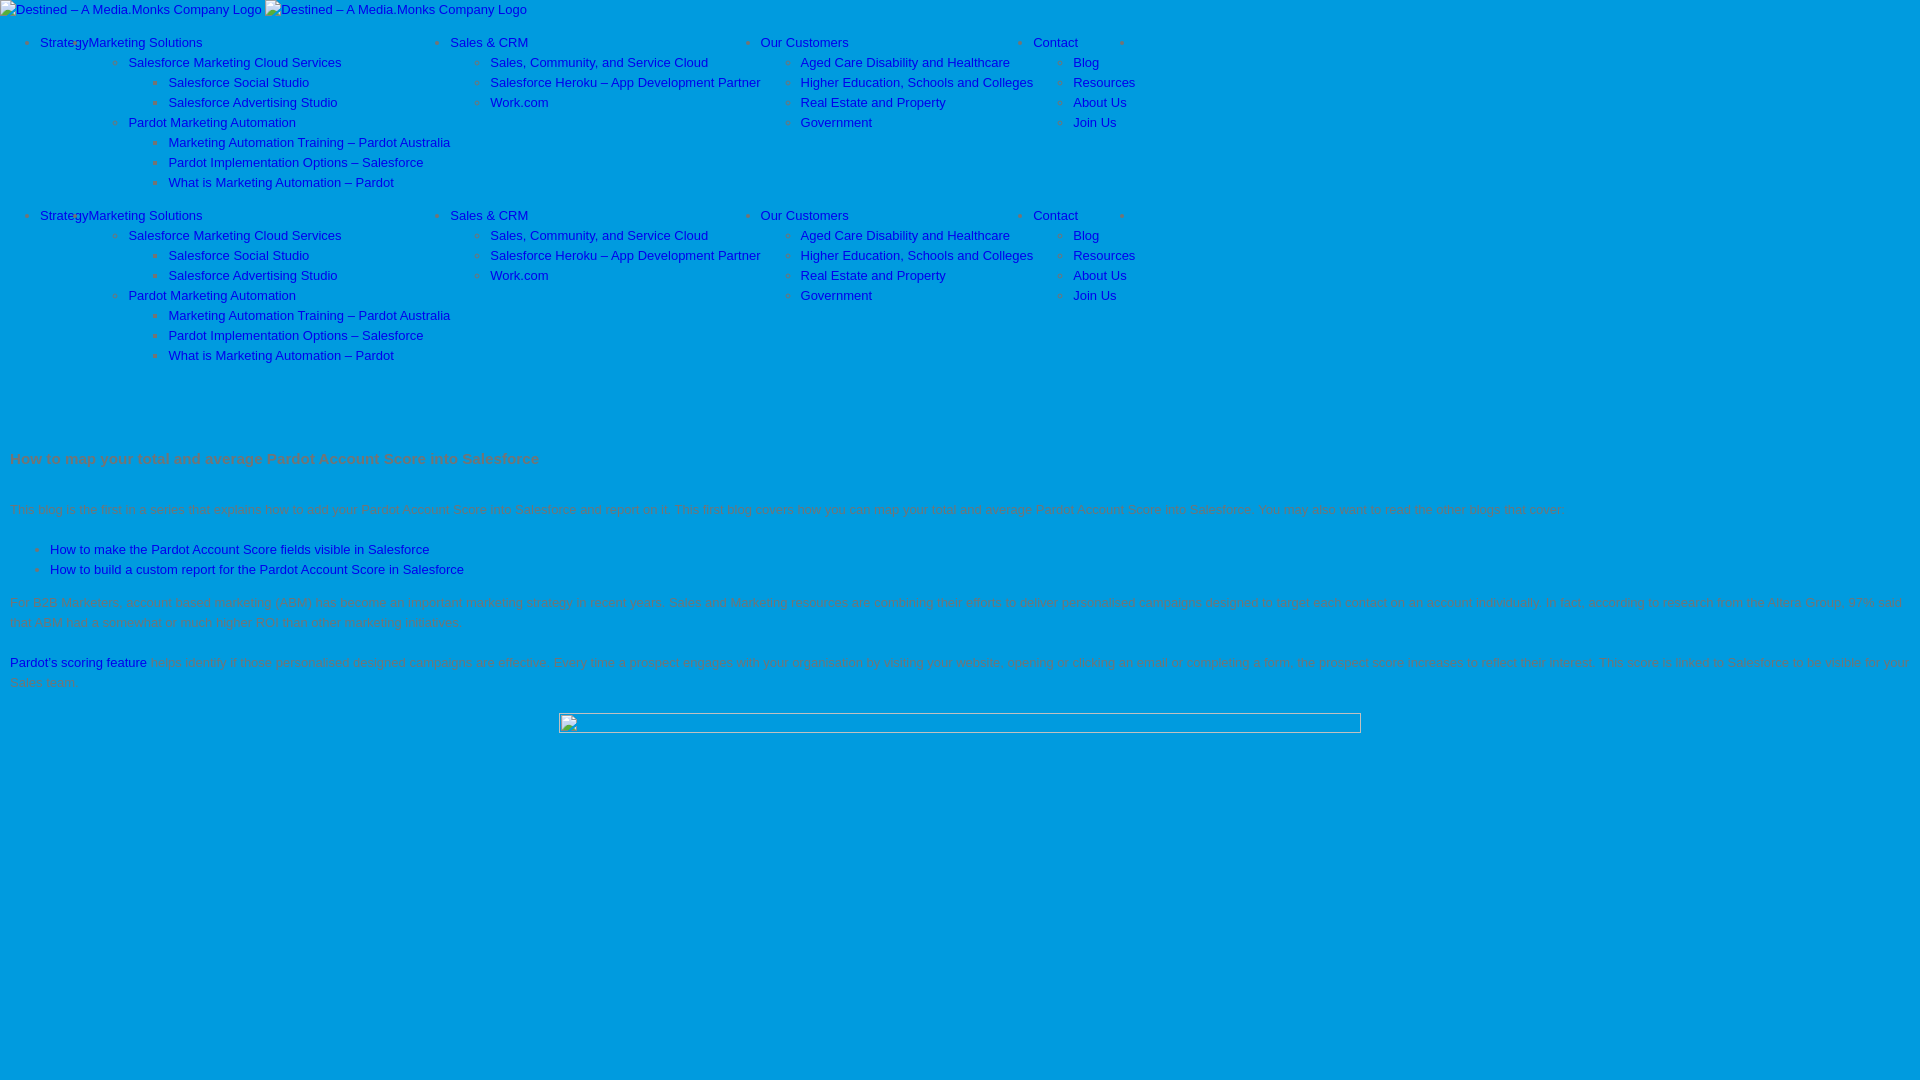  I want to click on 'Salesforce Social Studio', so click(238, 81).